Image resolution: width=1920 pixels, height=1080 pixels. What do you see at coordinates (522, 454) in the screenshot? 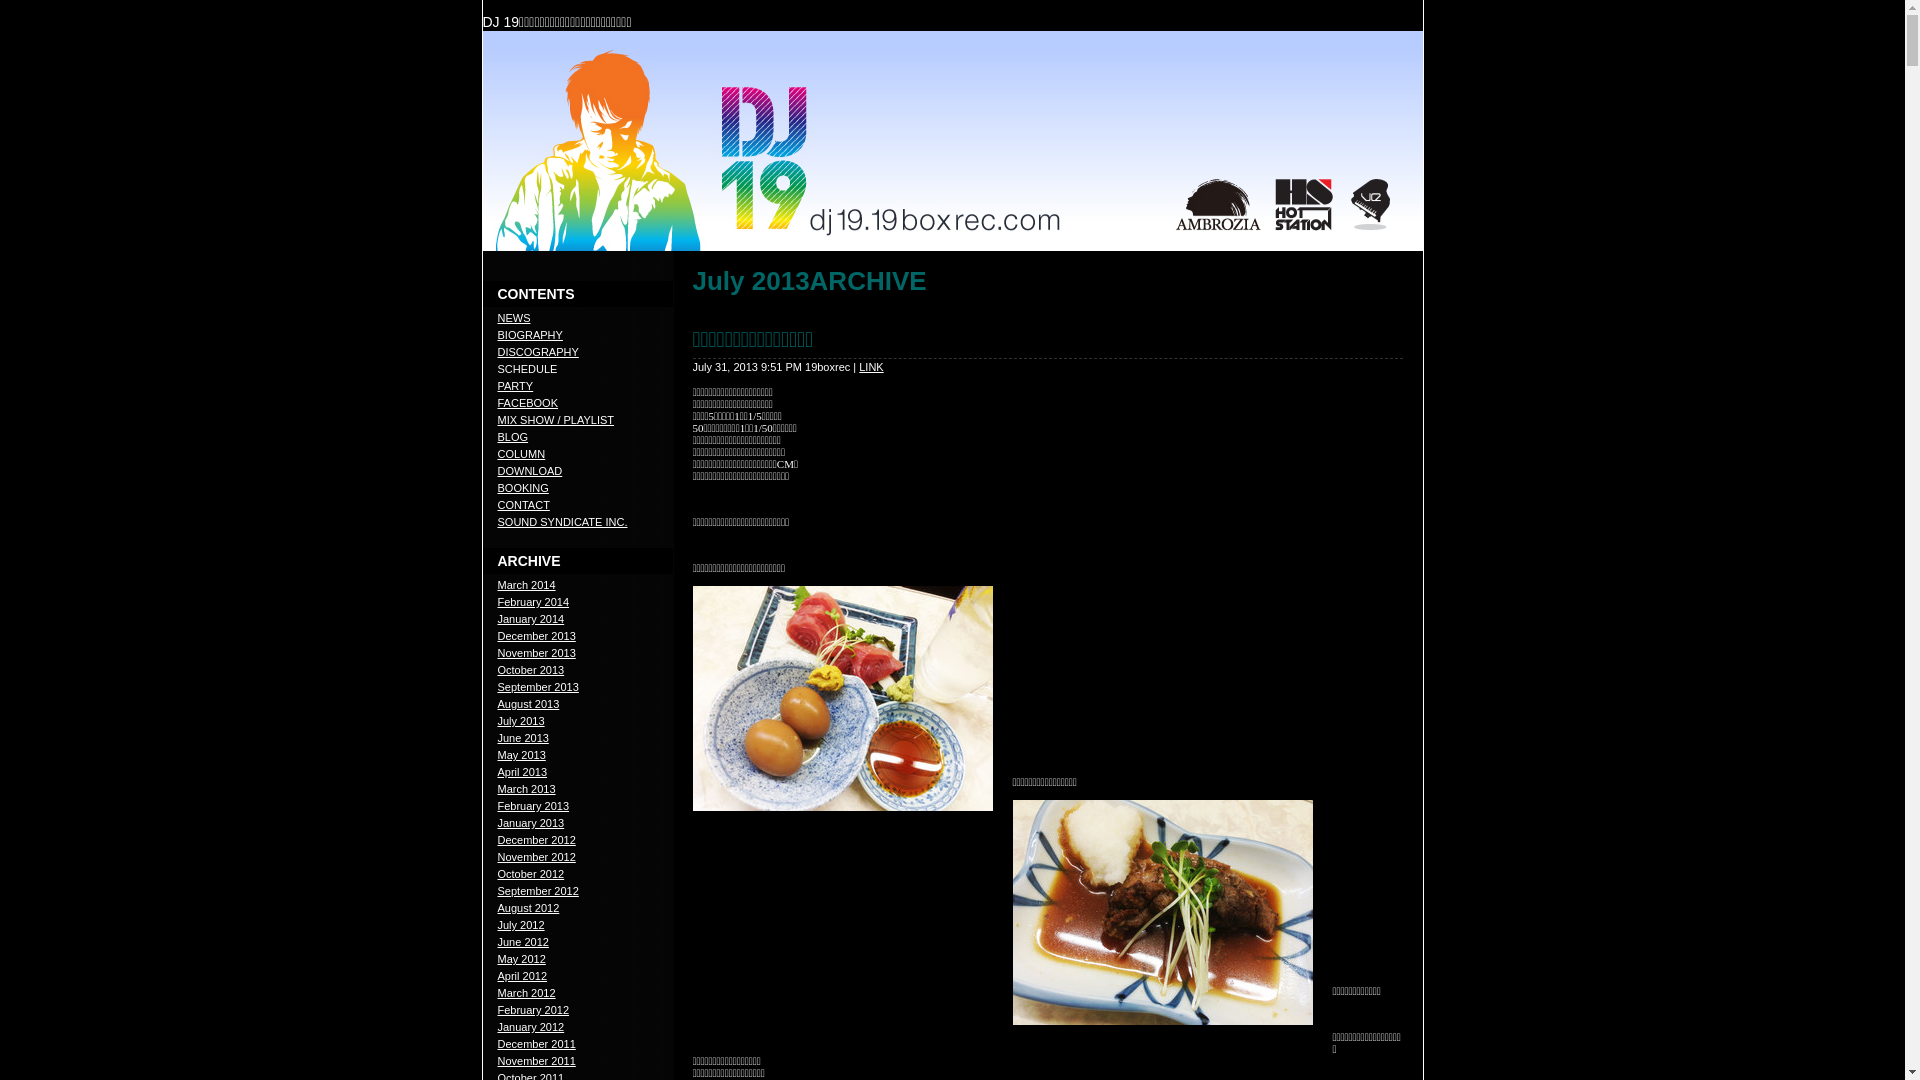
I see `'COLUMN'` at bounding box center [522, 454].